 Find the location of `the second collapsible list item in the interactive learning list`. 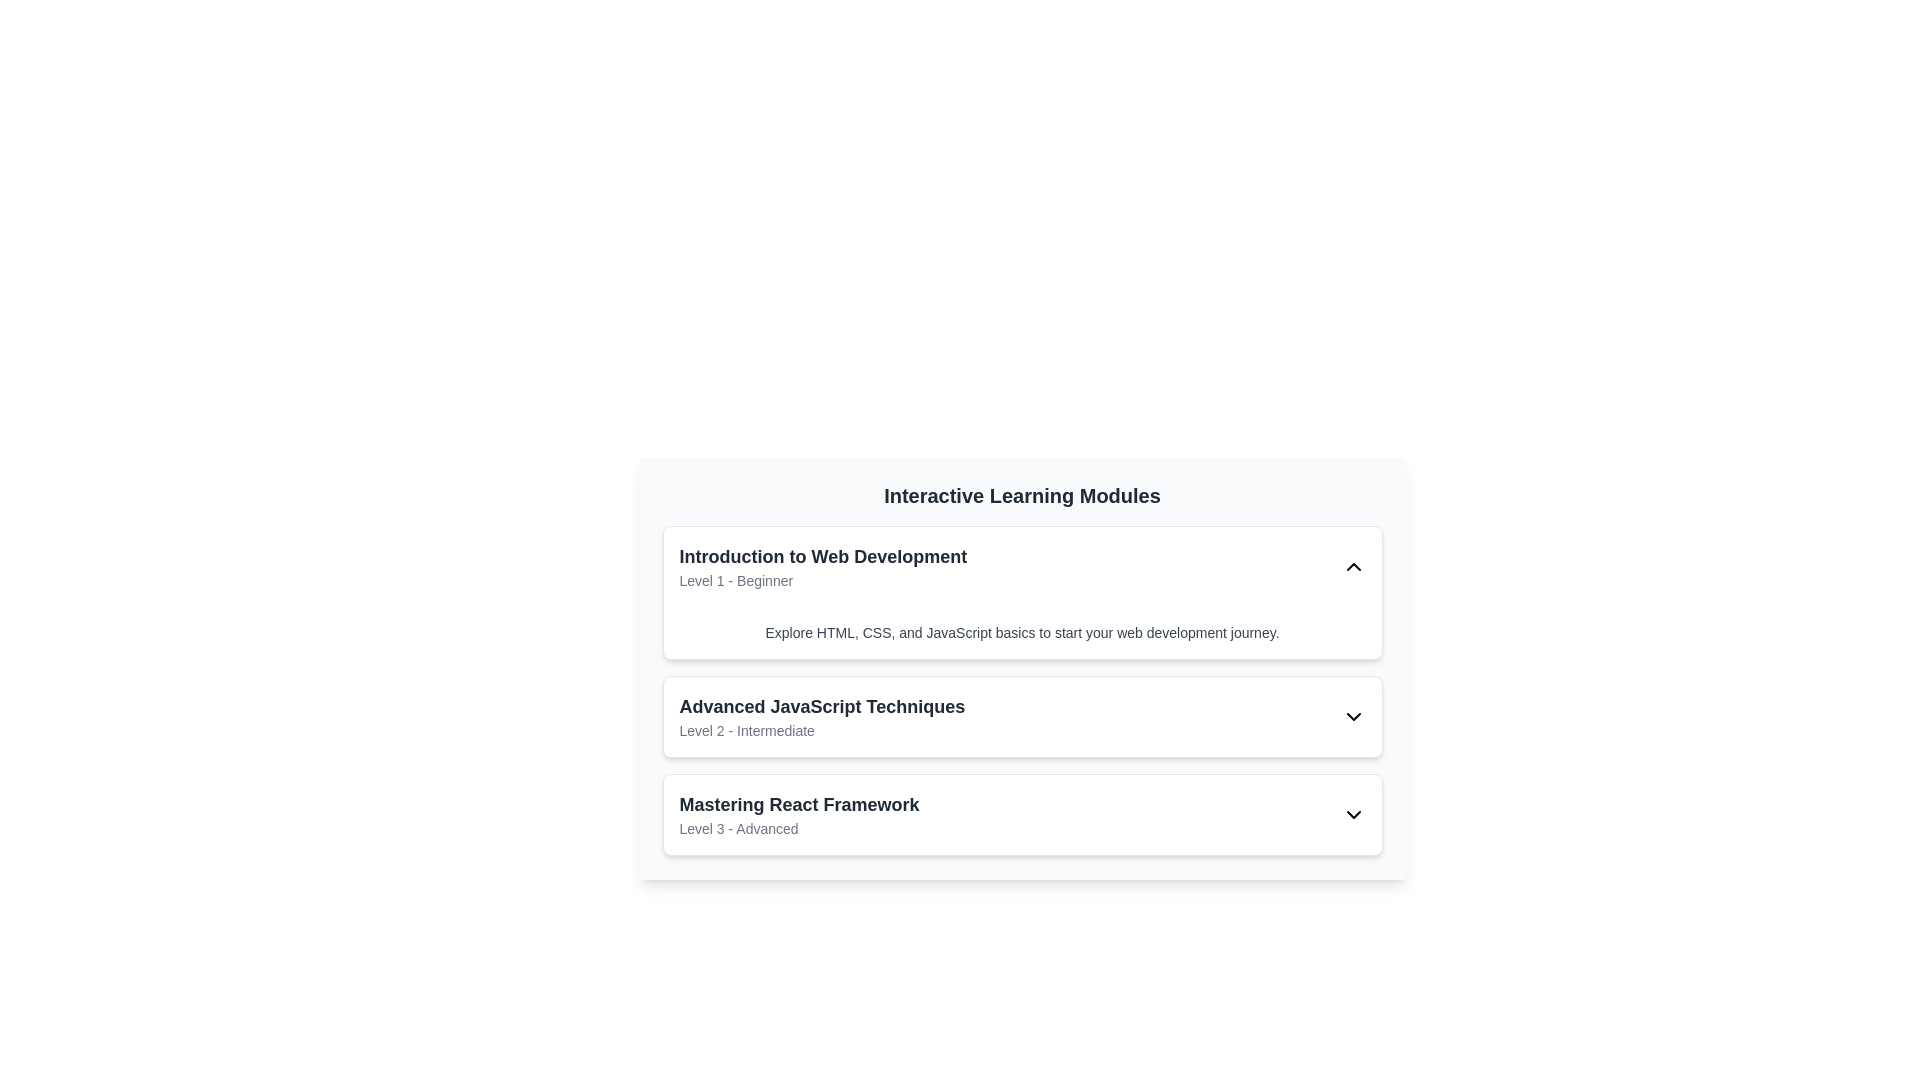

the second collapsible list item in the interactive learning list is located at coordinates (1022, 716).